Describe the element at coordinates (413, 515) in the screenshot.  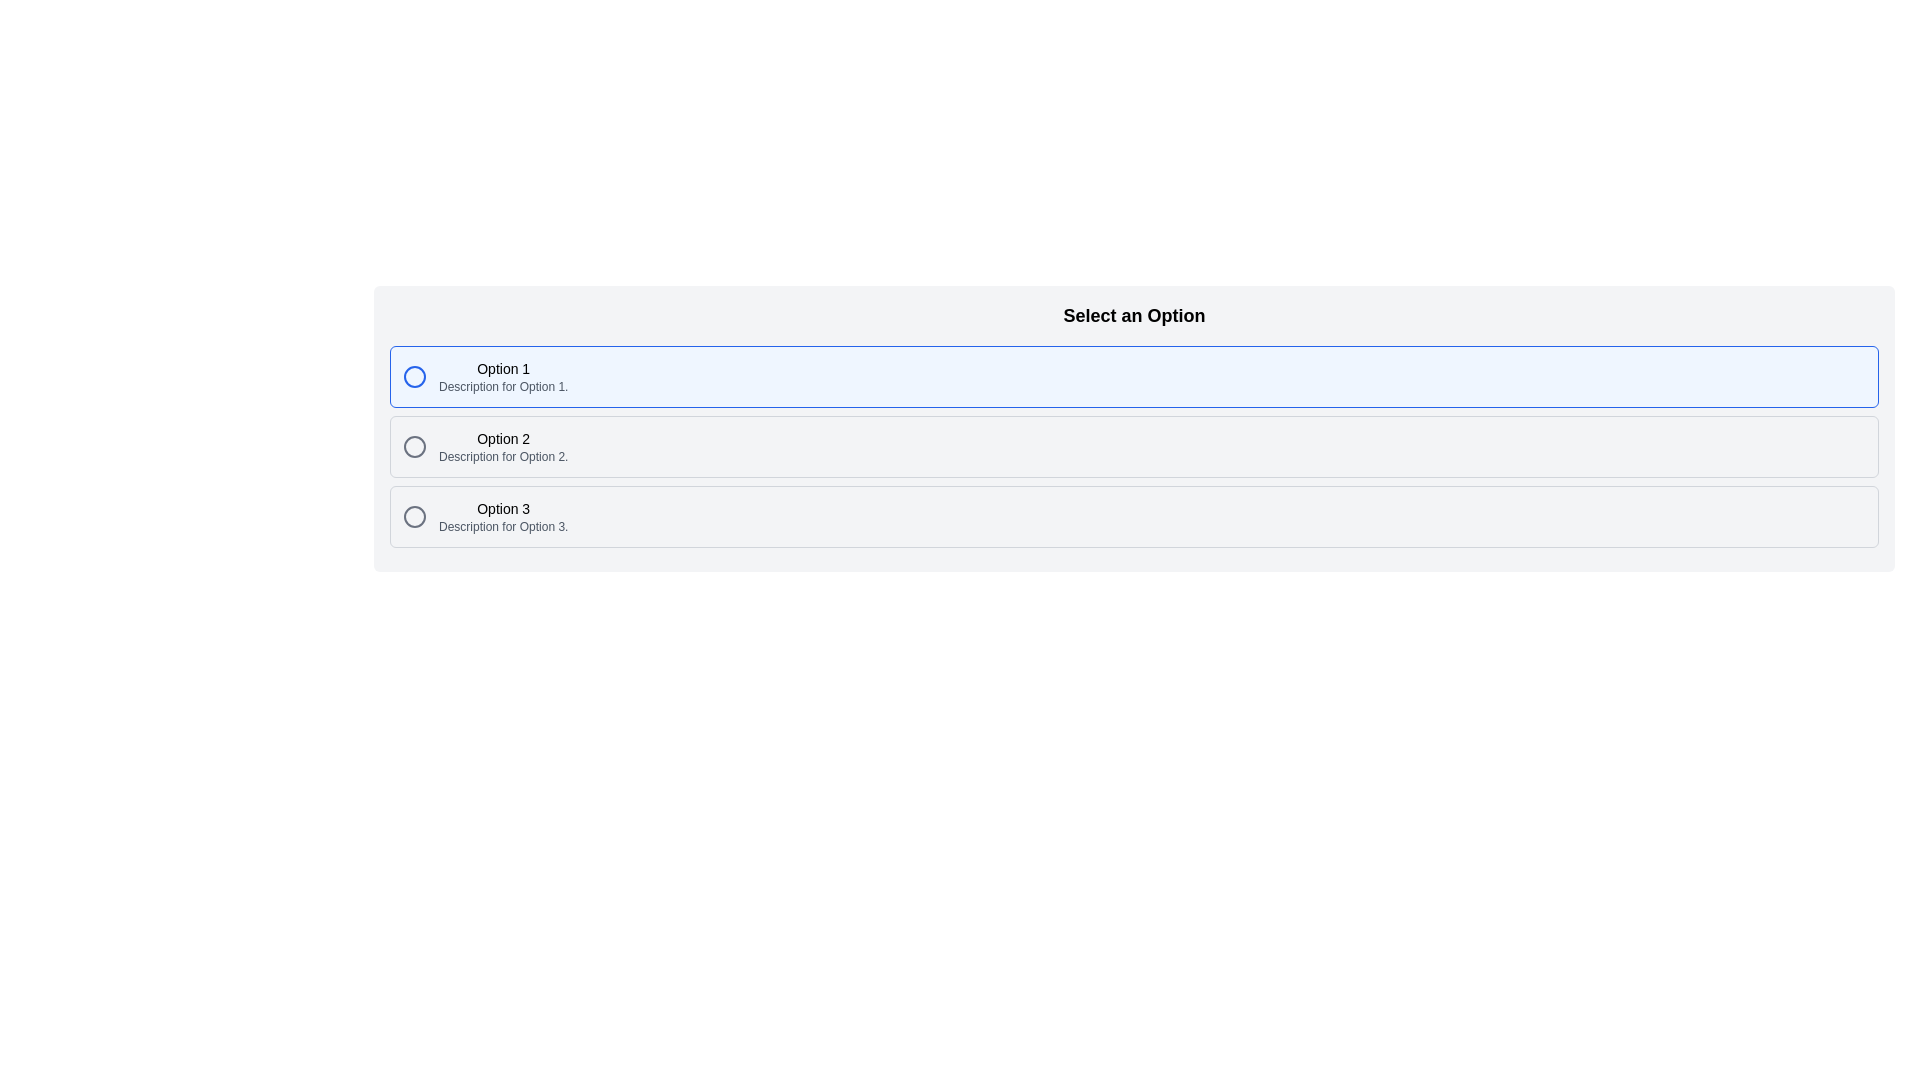
I see `the circular selection indicator for 'Option 3'` at that location.